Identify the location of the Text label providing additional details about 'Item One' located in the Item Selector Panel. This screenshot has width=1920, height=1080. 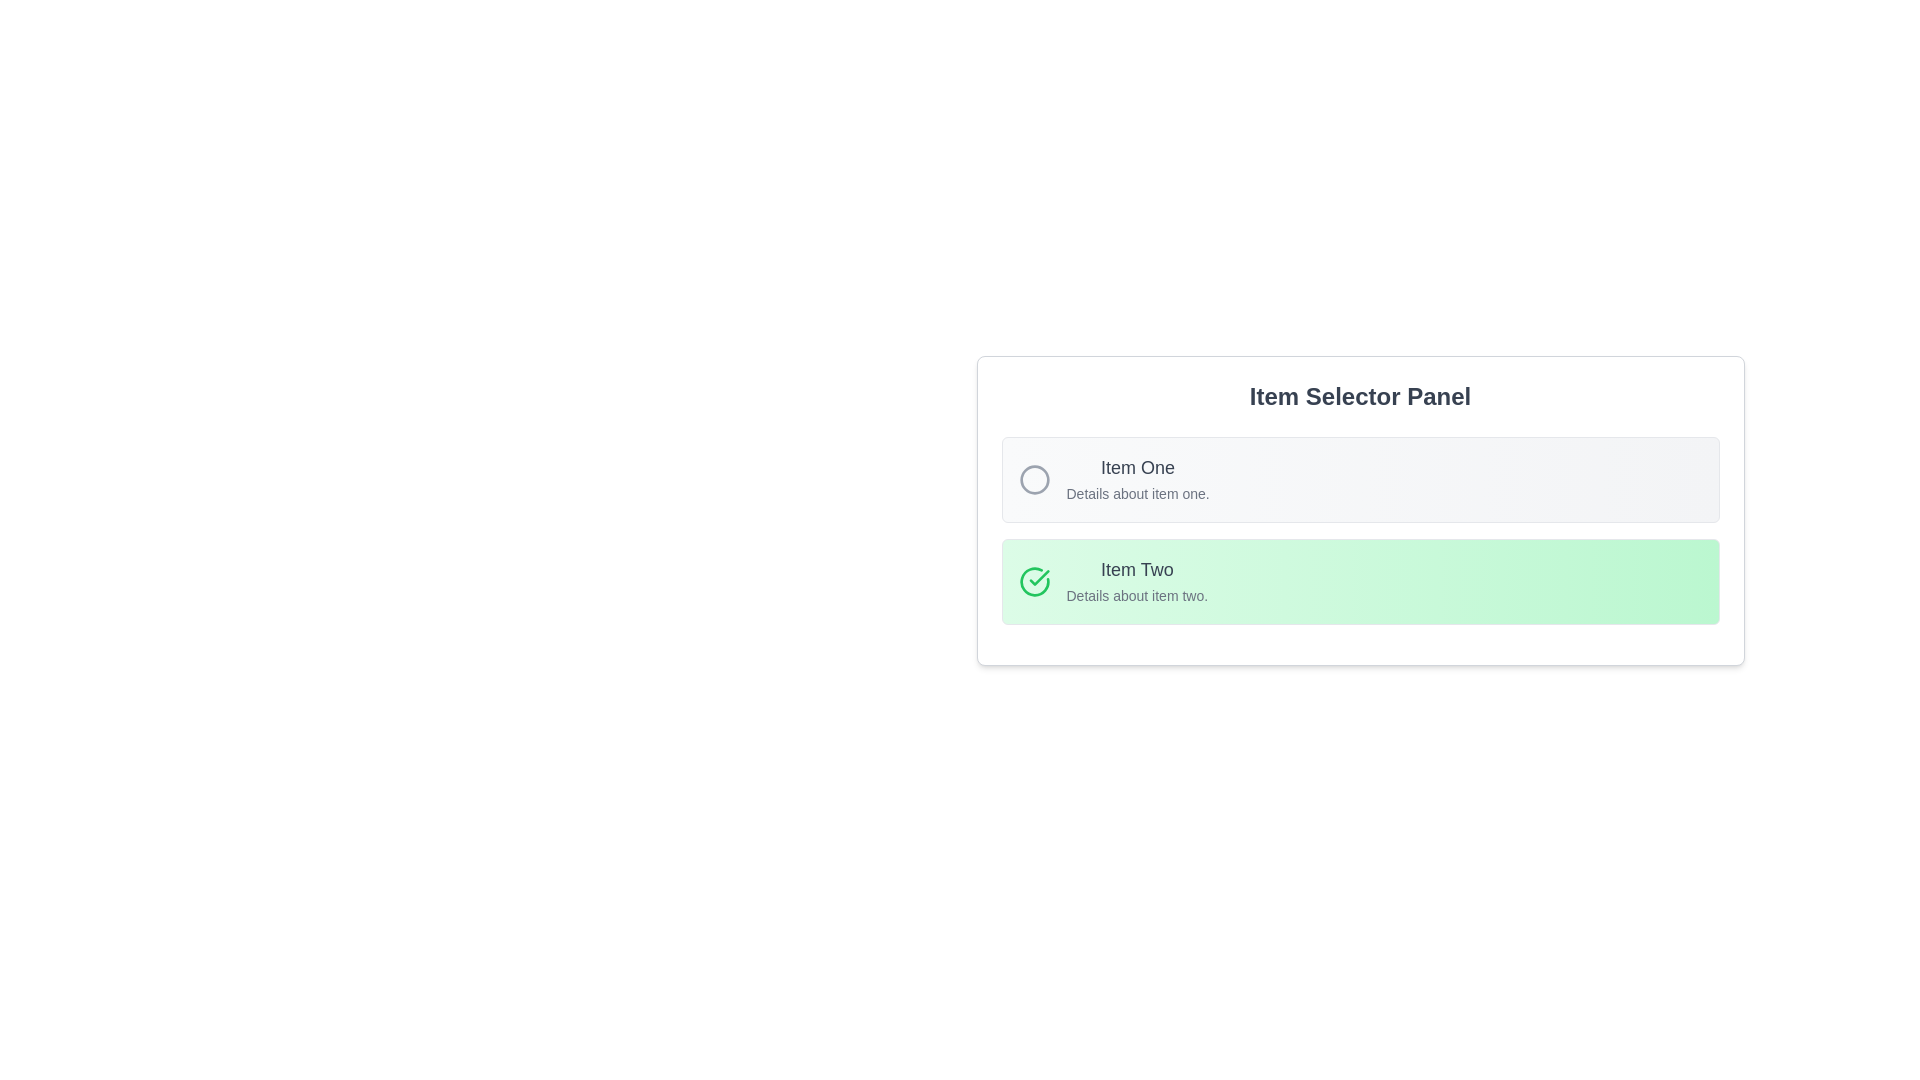
(1138, 493).